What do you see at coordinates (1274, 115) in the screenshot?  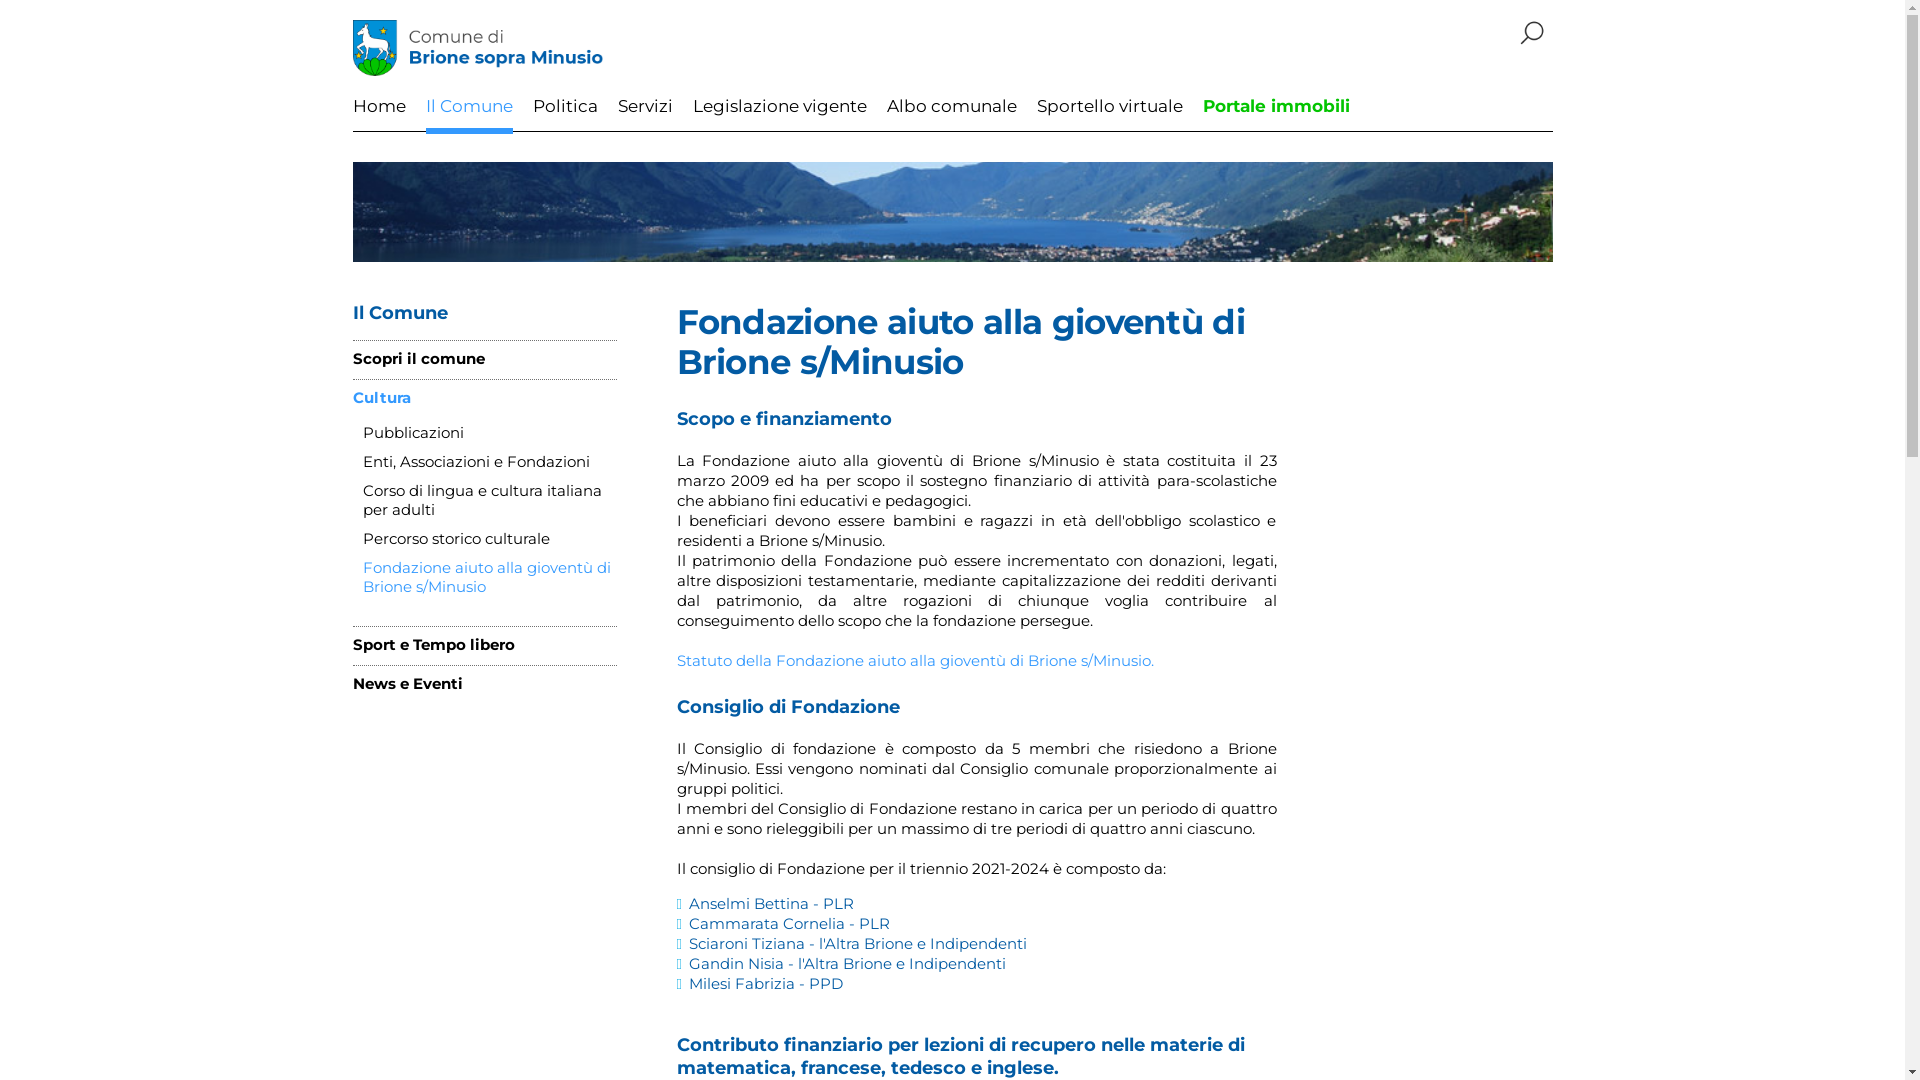 I see `'Portale immobili'` at bounding box center [1274, 115].